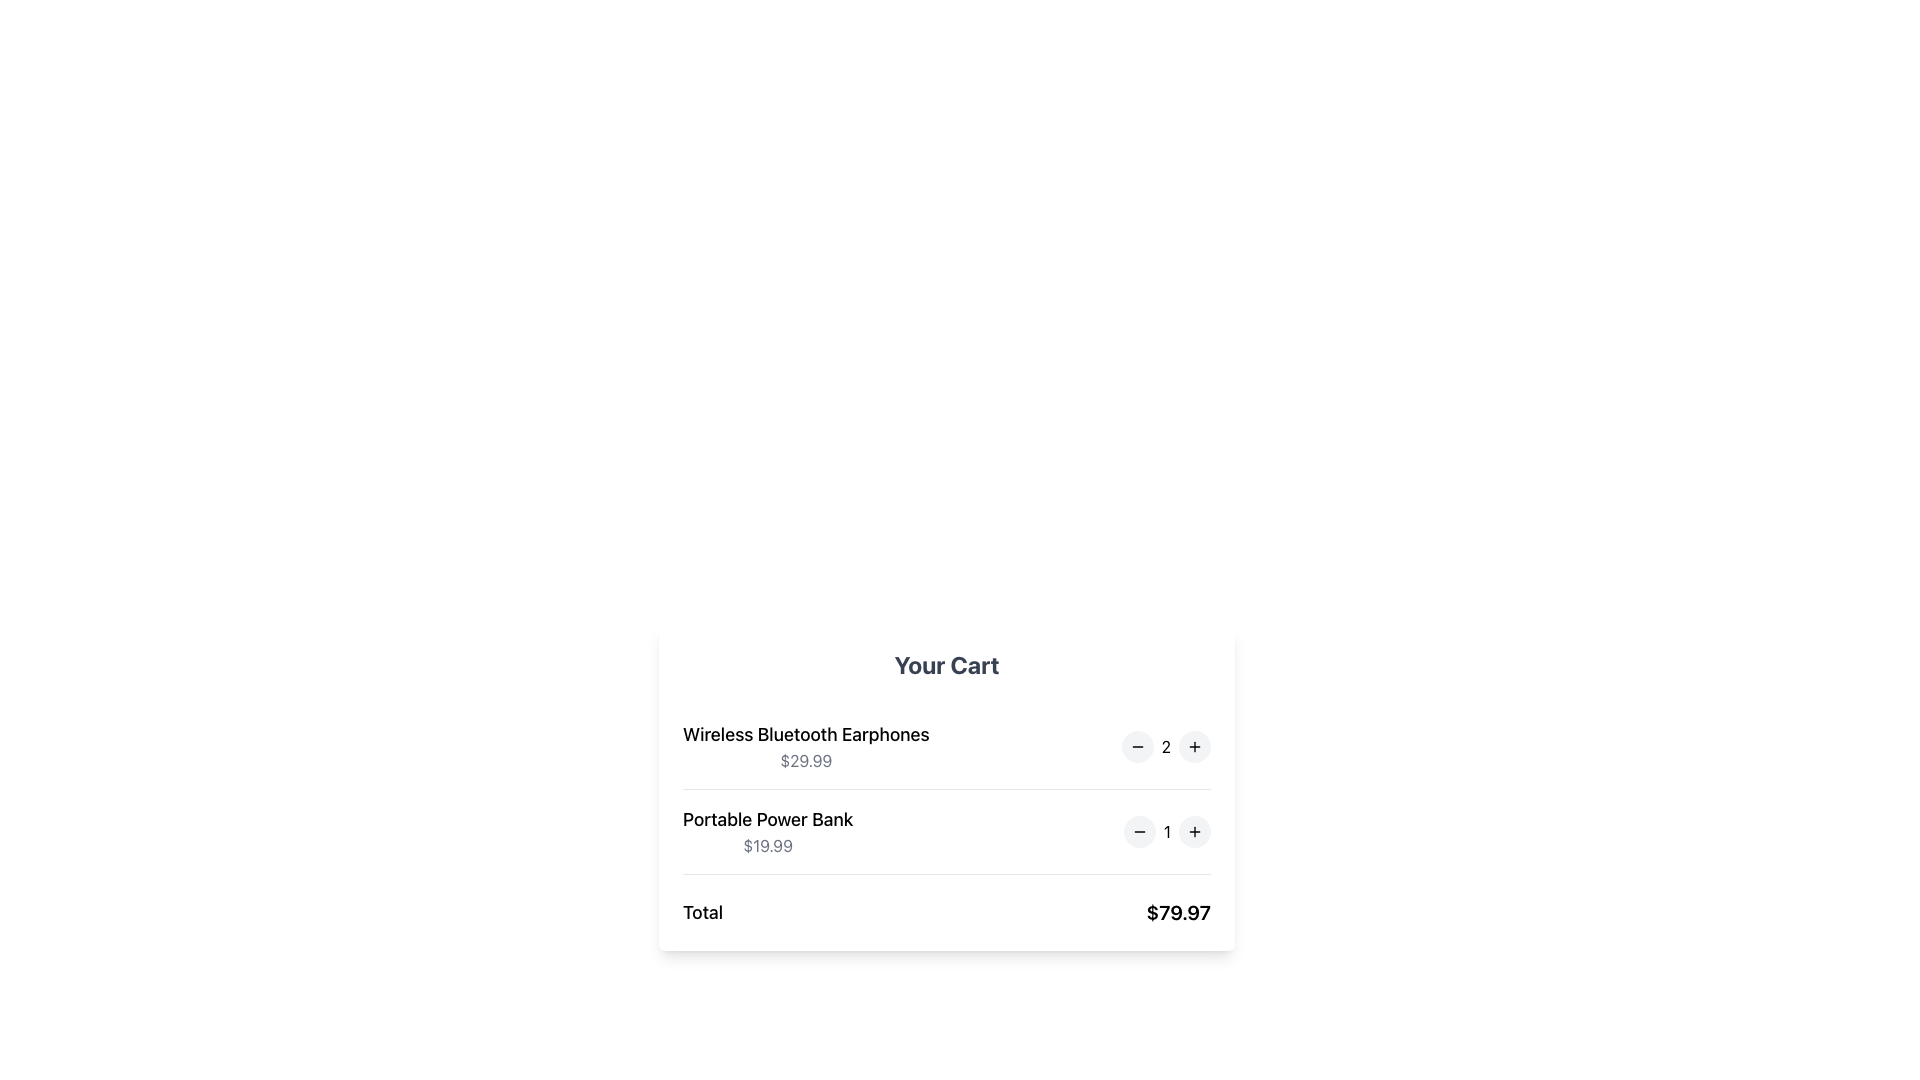 The image size is (1920, 1080). Describe the element at coordinates (1167, 832) in the screenshot. I see `displayed number from the numeric display showing '1', which is centrally located between the decrement (-) and increment (+) buttons in the portable power bank item section of the cart` at that location.